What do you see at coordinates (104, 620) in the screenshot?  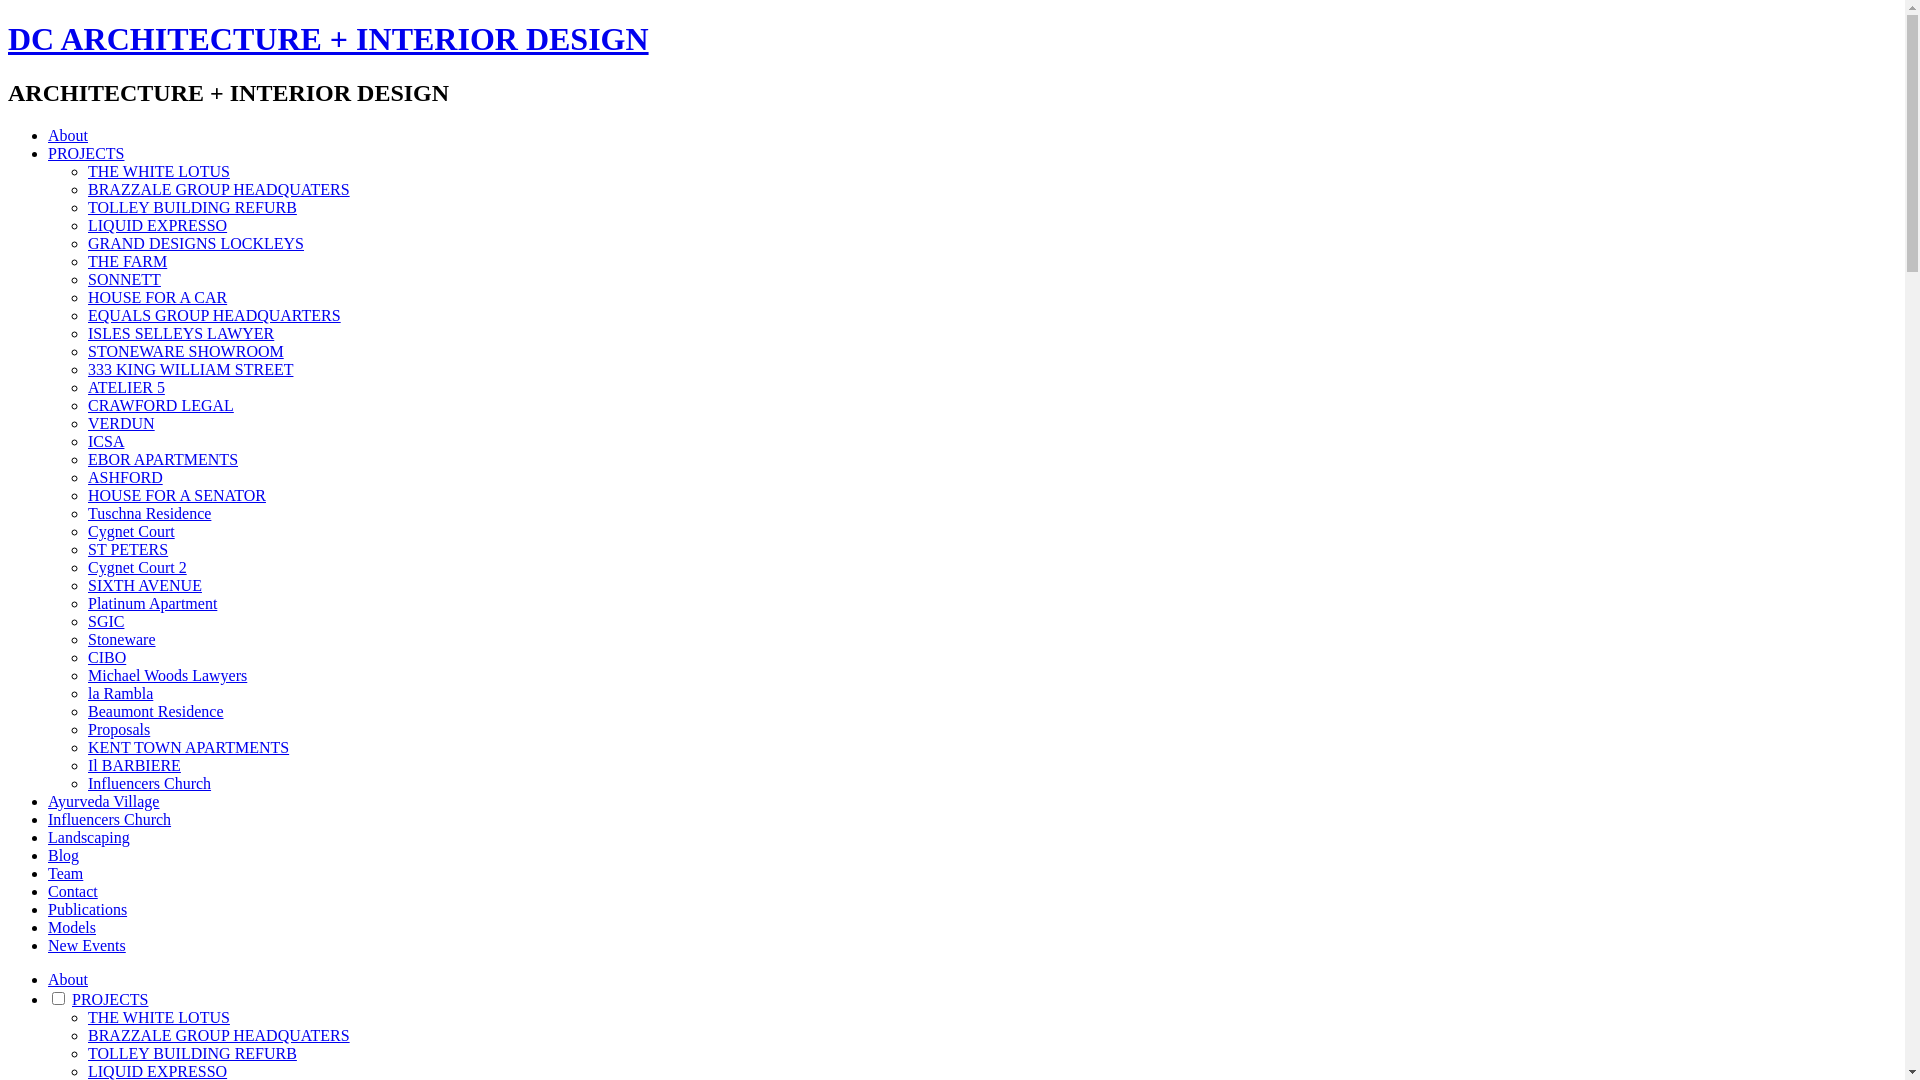 I see `'SGIC'` at bounding box center [104, 620].